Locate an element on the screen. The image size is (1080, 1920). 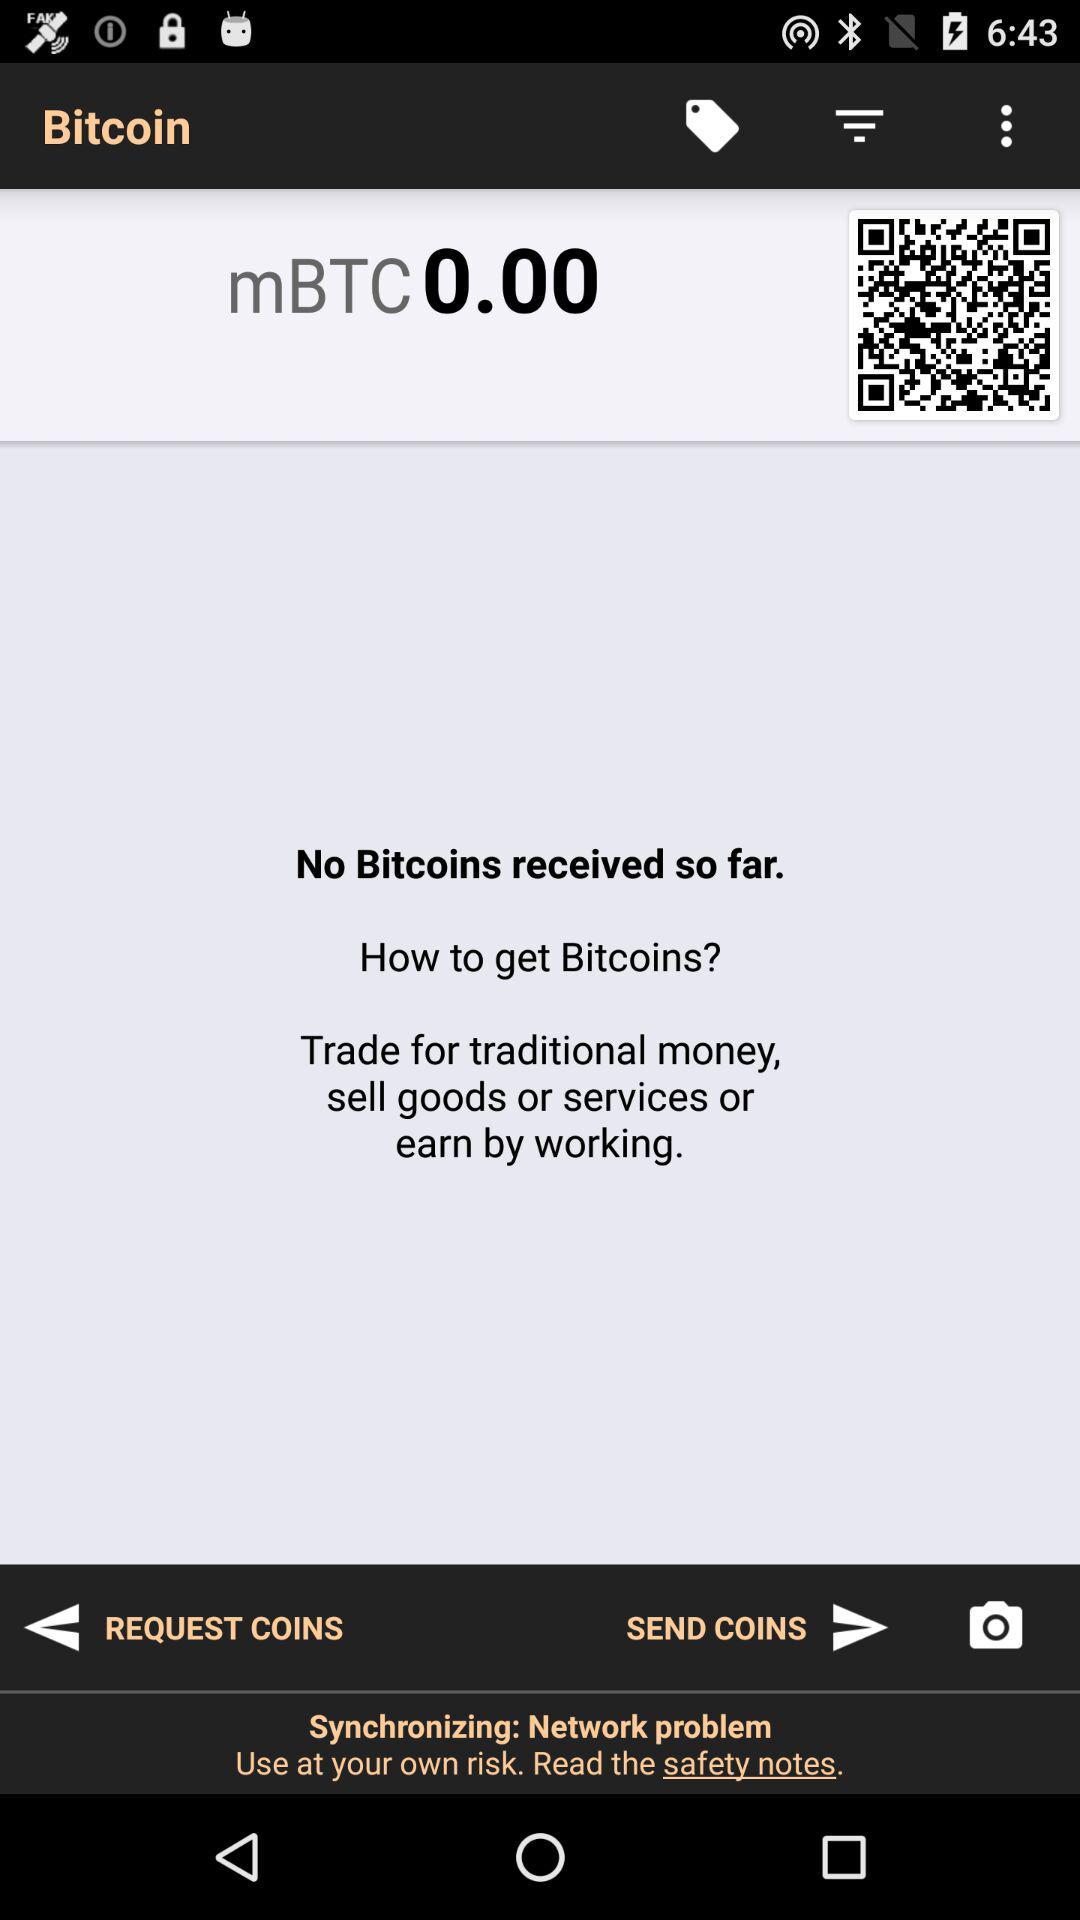
the photo icon is located at coordinates (995, 1740).